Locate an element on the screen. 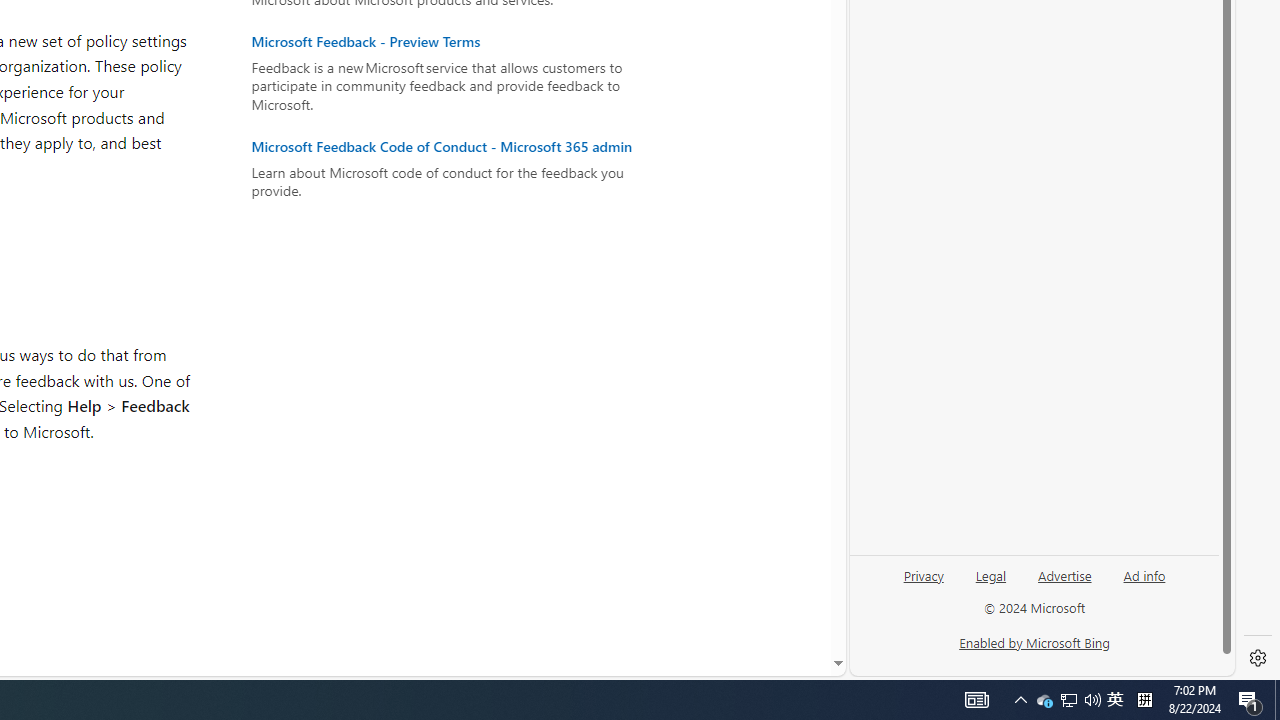 The height and width of the screenshot is (720, 1280). 'Legal' is located at coordinates (991, 574).